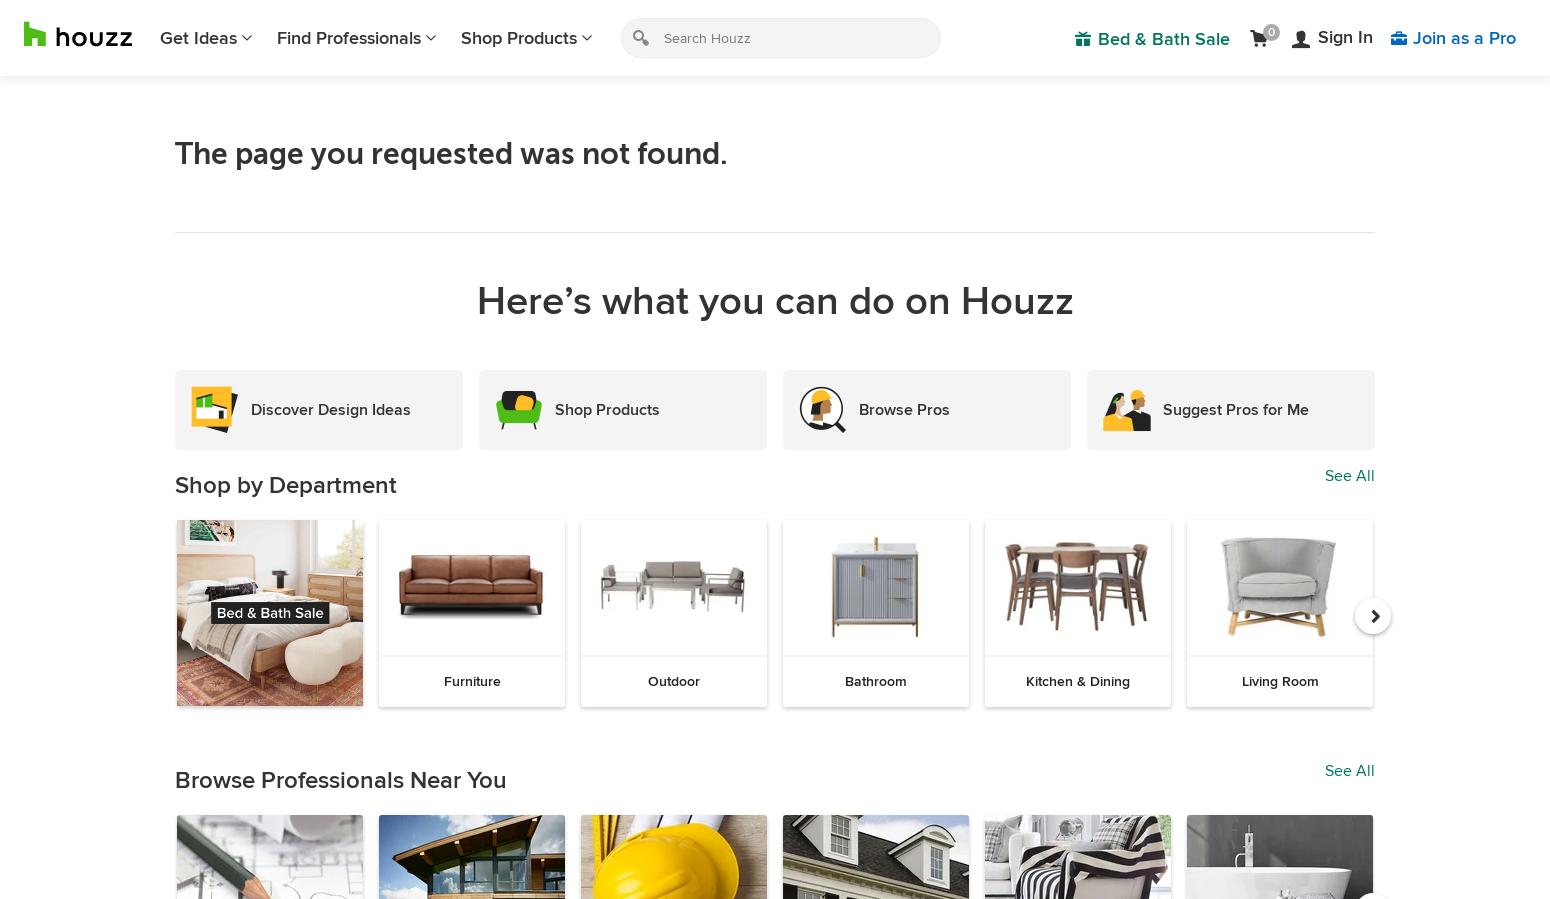 This screenshot has height=899, width=1550. What do you see at coordinates (774, 300) in the screenshot?
I see `'Here’s what you can do on Houzz'` at bounding box center [774, 300].